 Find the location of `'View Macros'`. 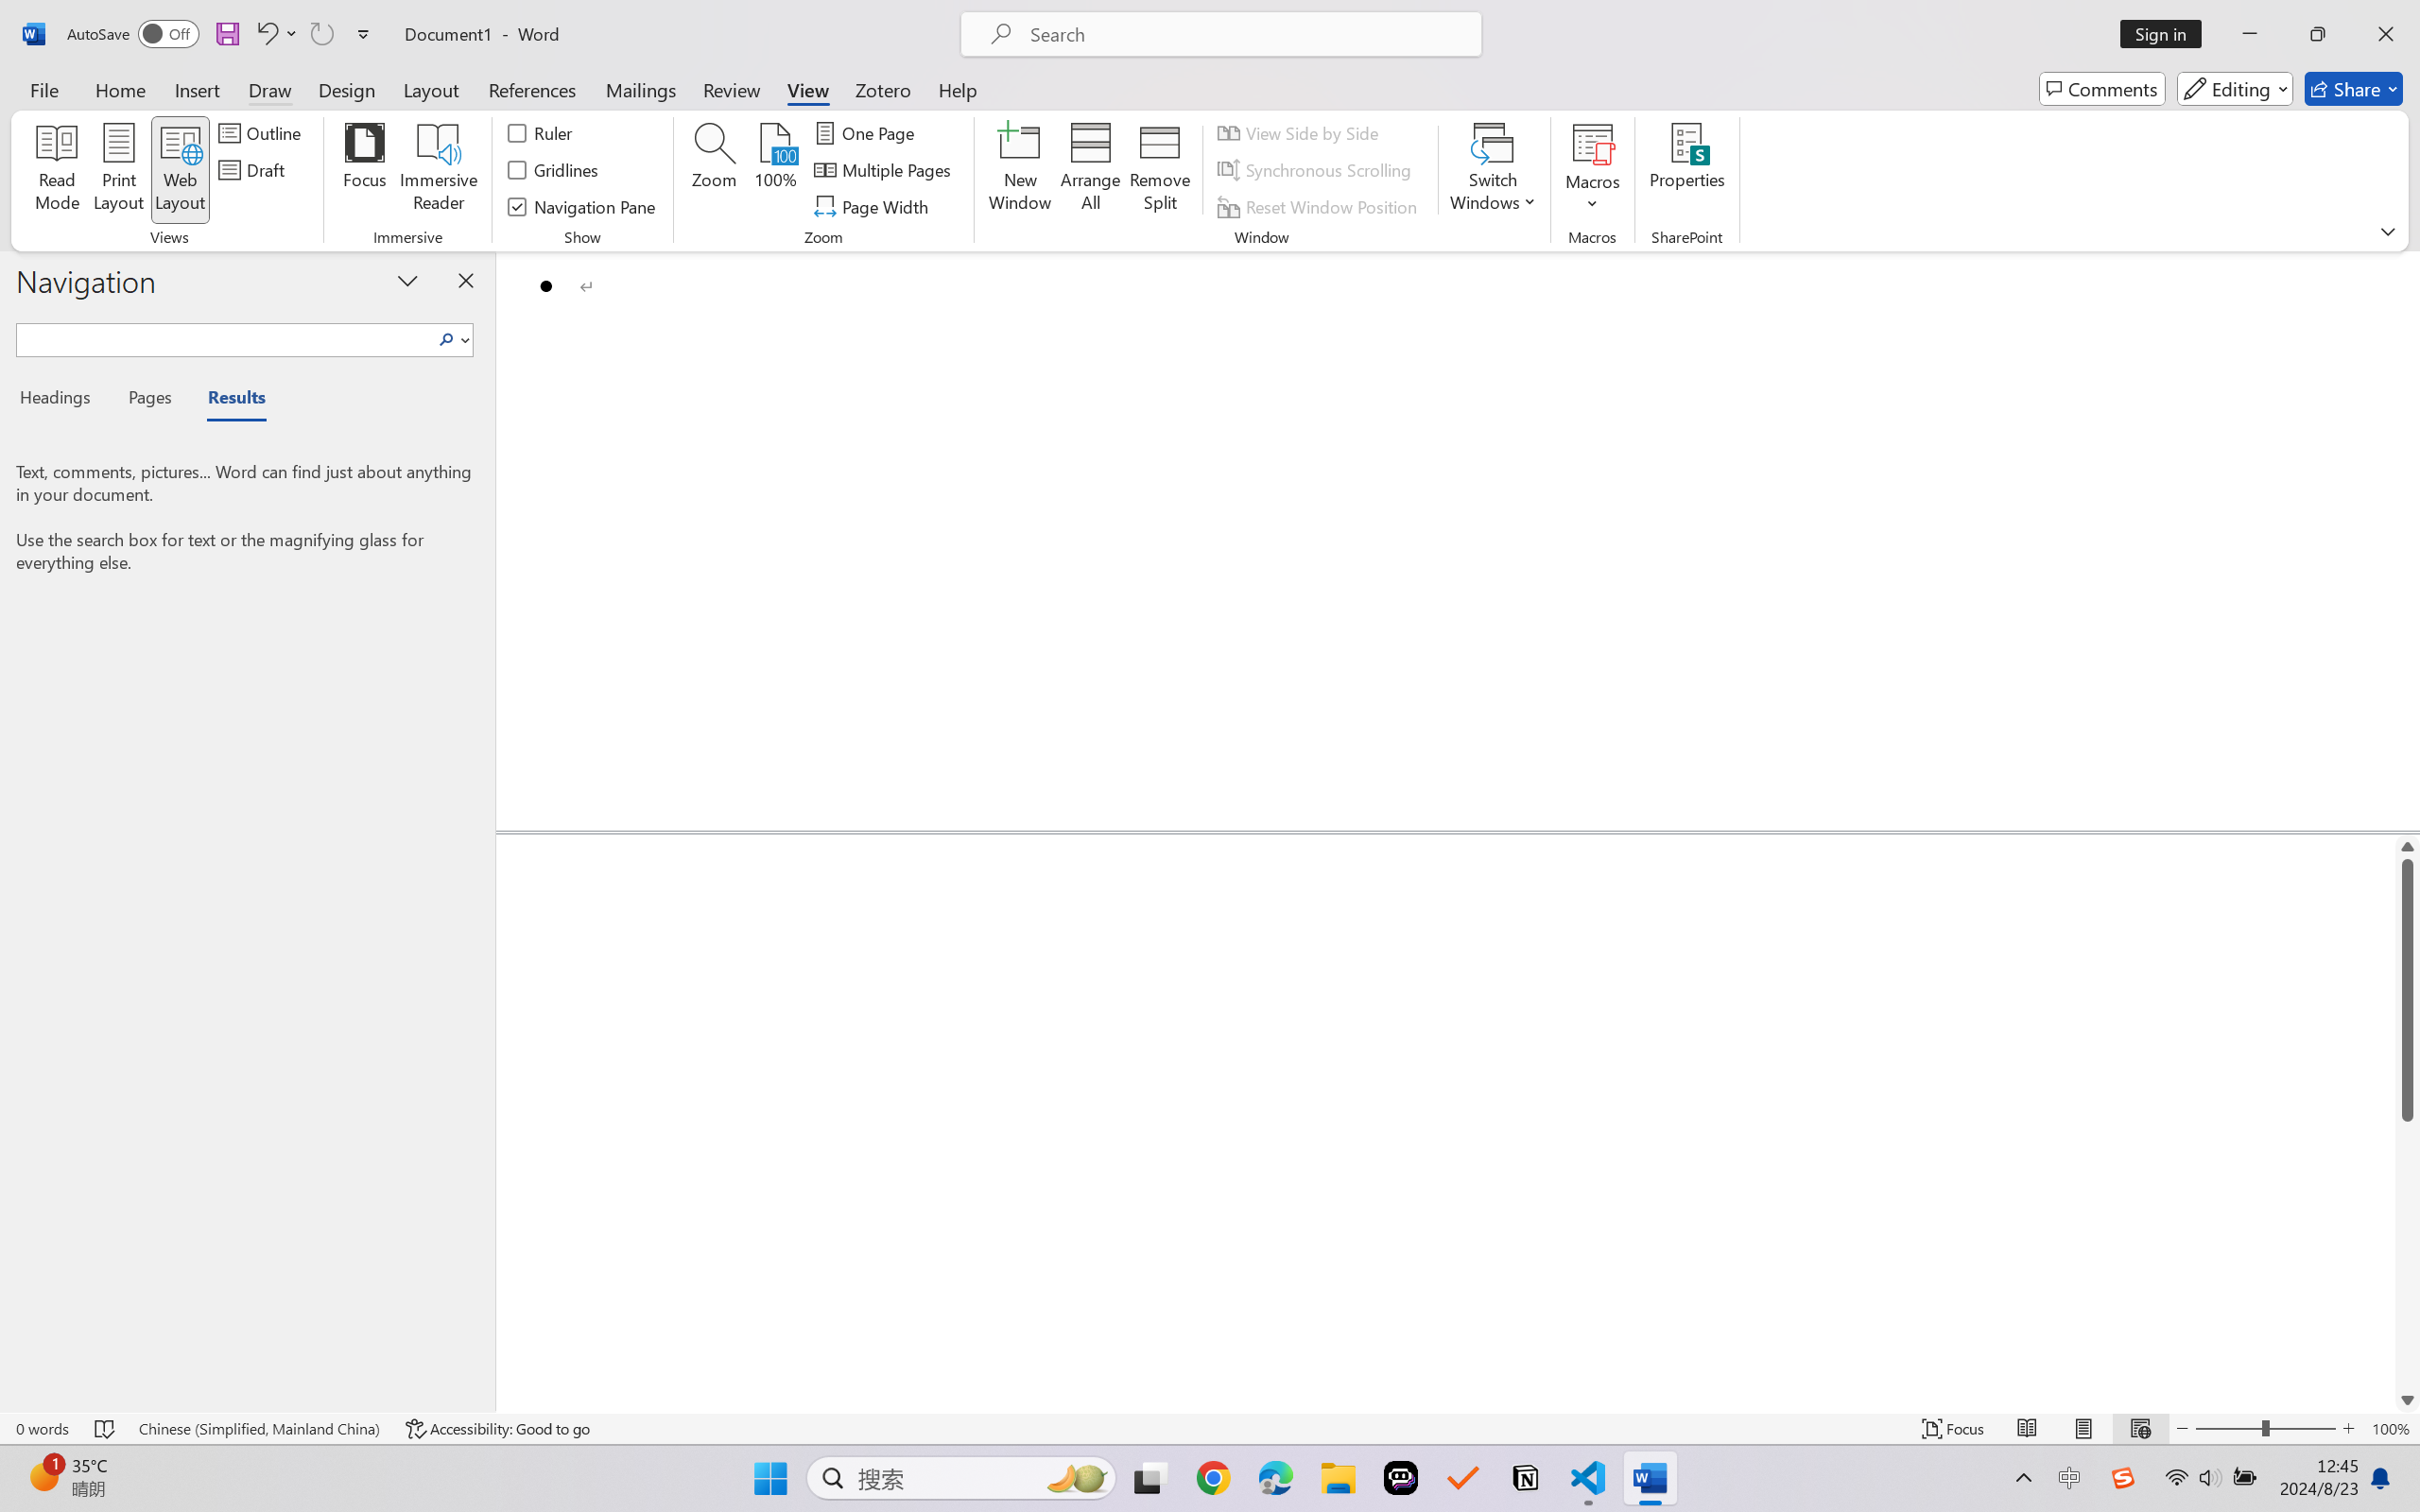

'View Macros' is located at coordinates (1592, 143).